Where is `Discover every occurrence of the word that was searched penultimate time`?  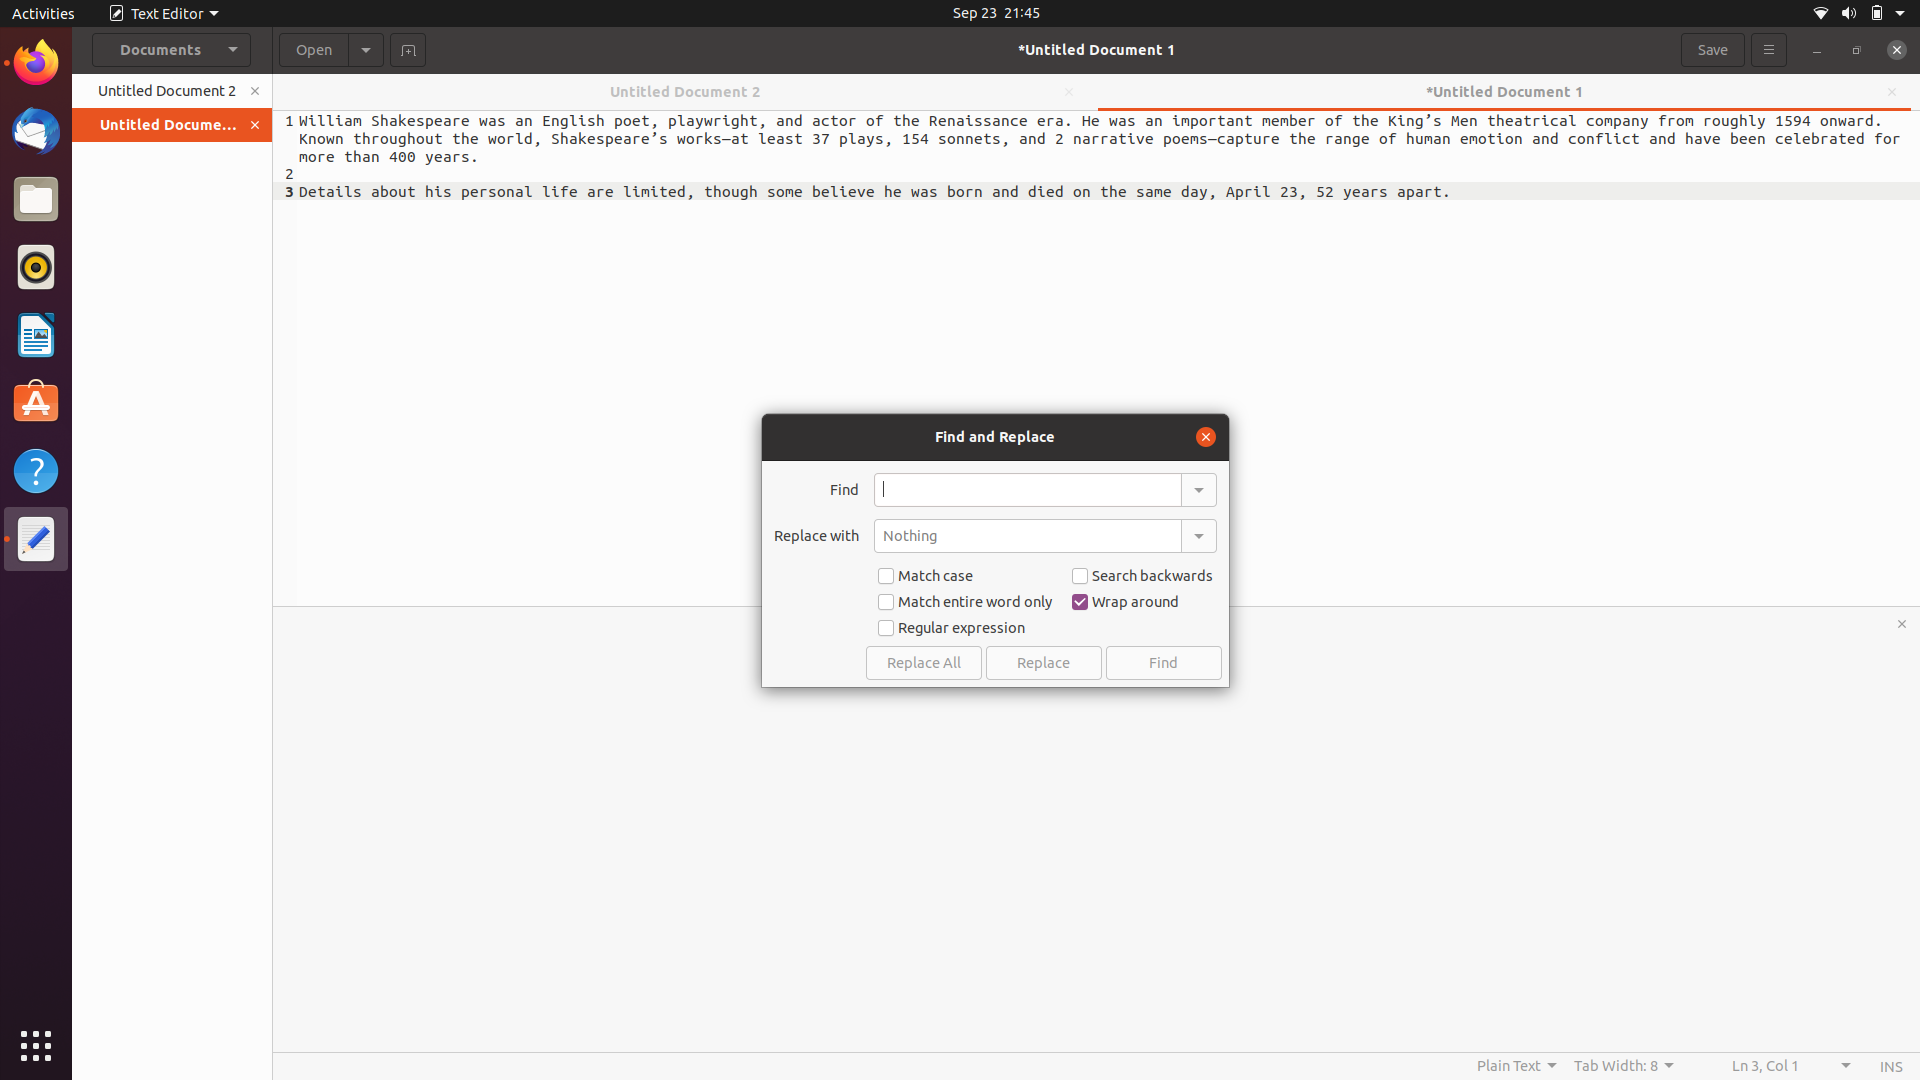 Discover every occurrence of the word that was searched penultimate time is located at coordinates (1197, 488).